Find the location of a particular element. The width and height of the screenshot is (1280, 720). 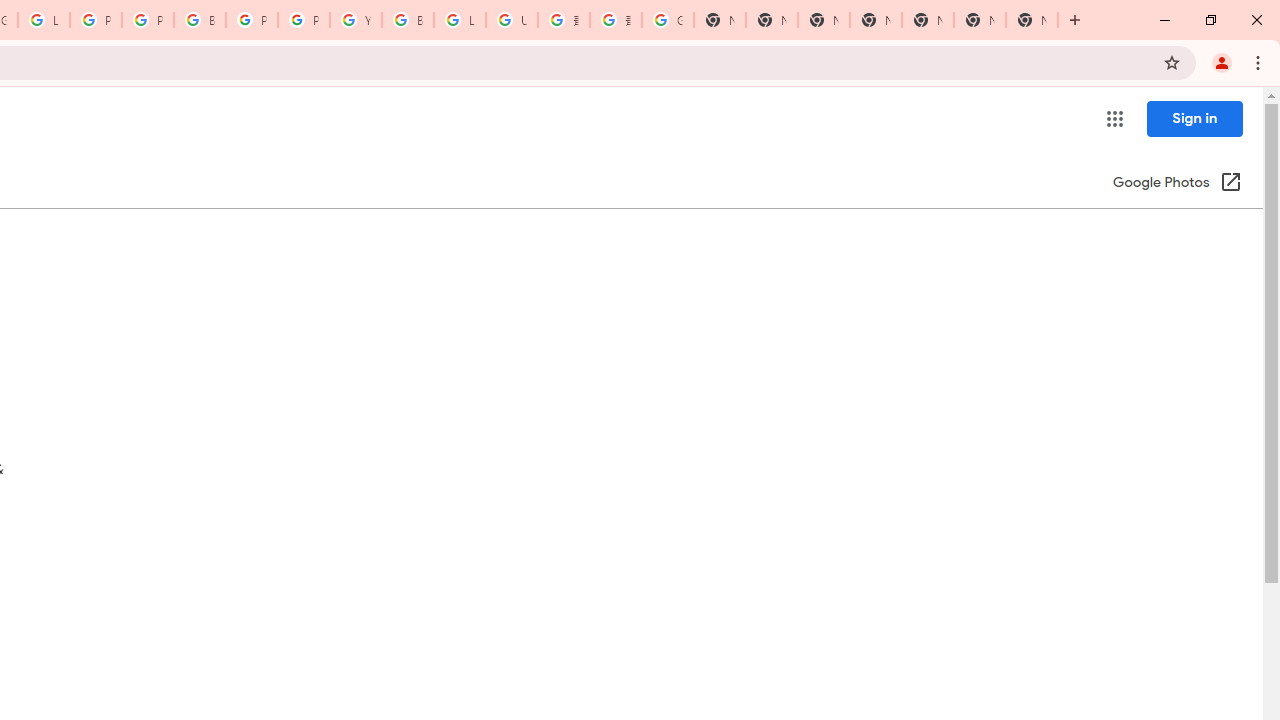

'Google Images' is located at coordinates (668, 20).